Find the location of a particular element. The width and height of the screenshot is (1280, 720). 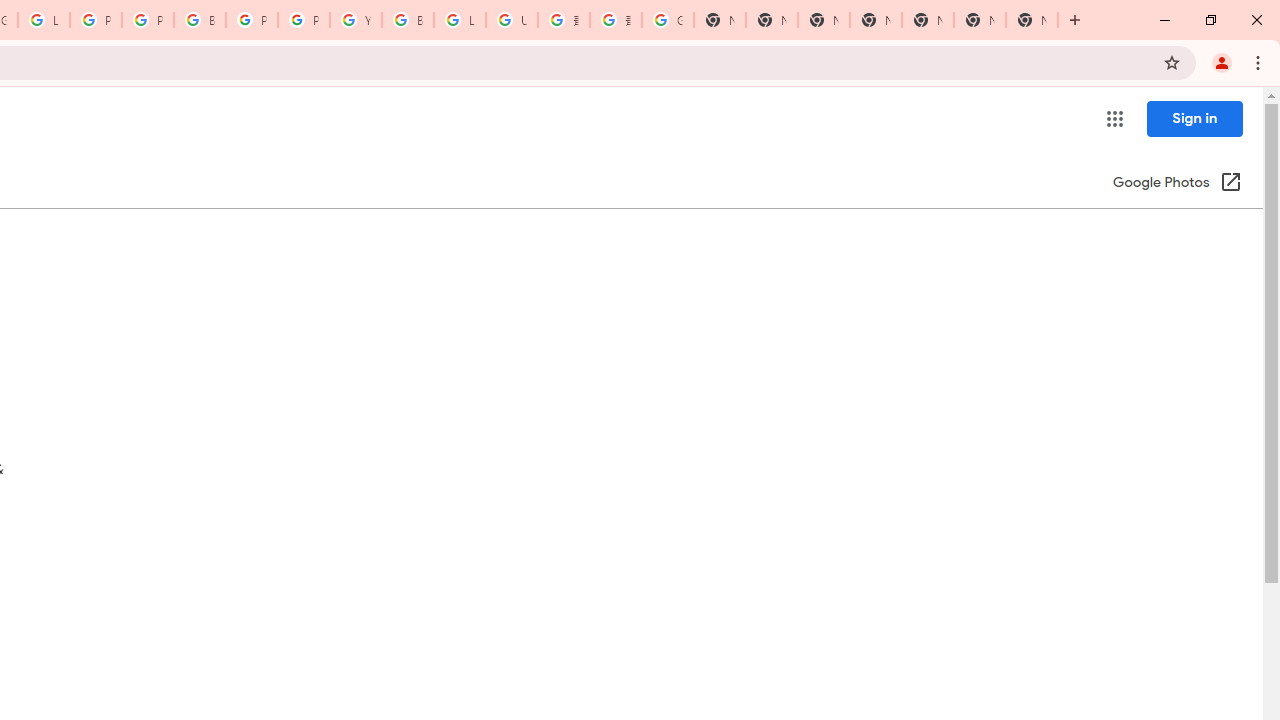

'Google Images' is located at coordinates (668, 20).